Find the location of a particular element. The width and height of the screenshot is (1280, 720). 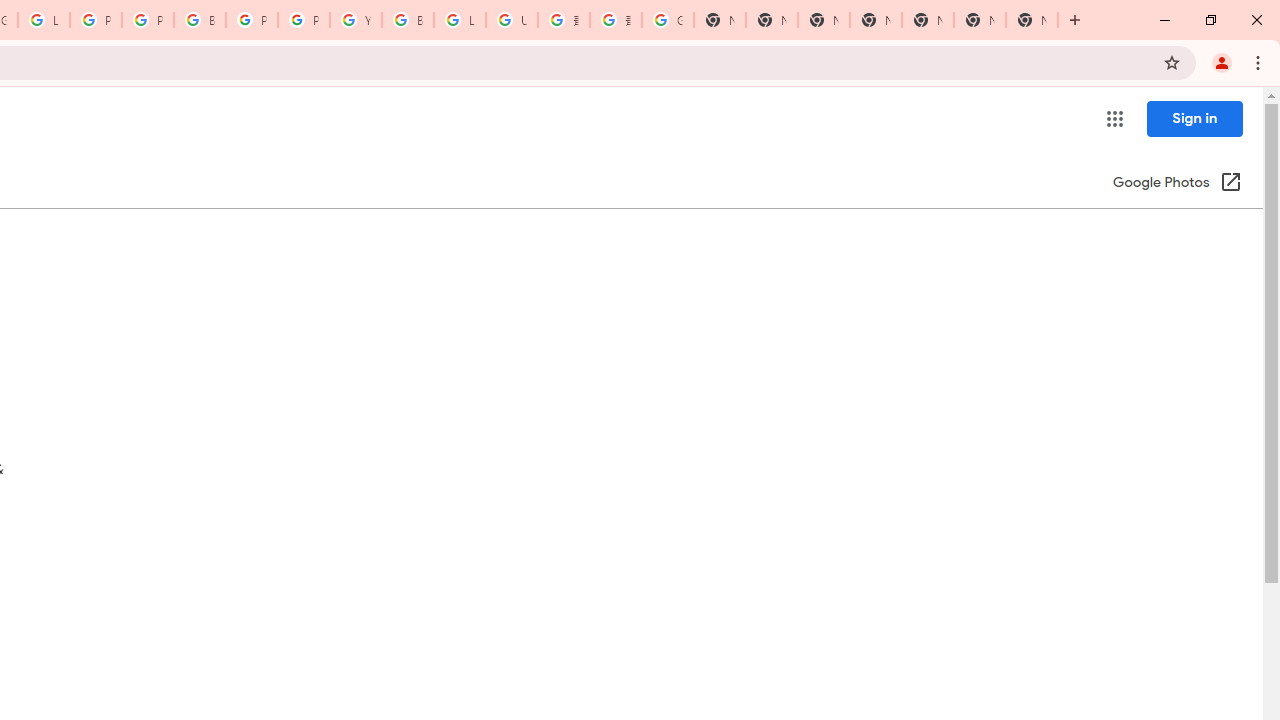

'Google Images' is located at coordinates (668, 20).